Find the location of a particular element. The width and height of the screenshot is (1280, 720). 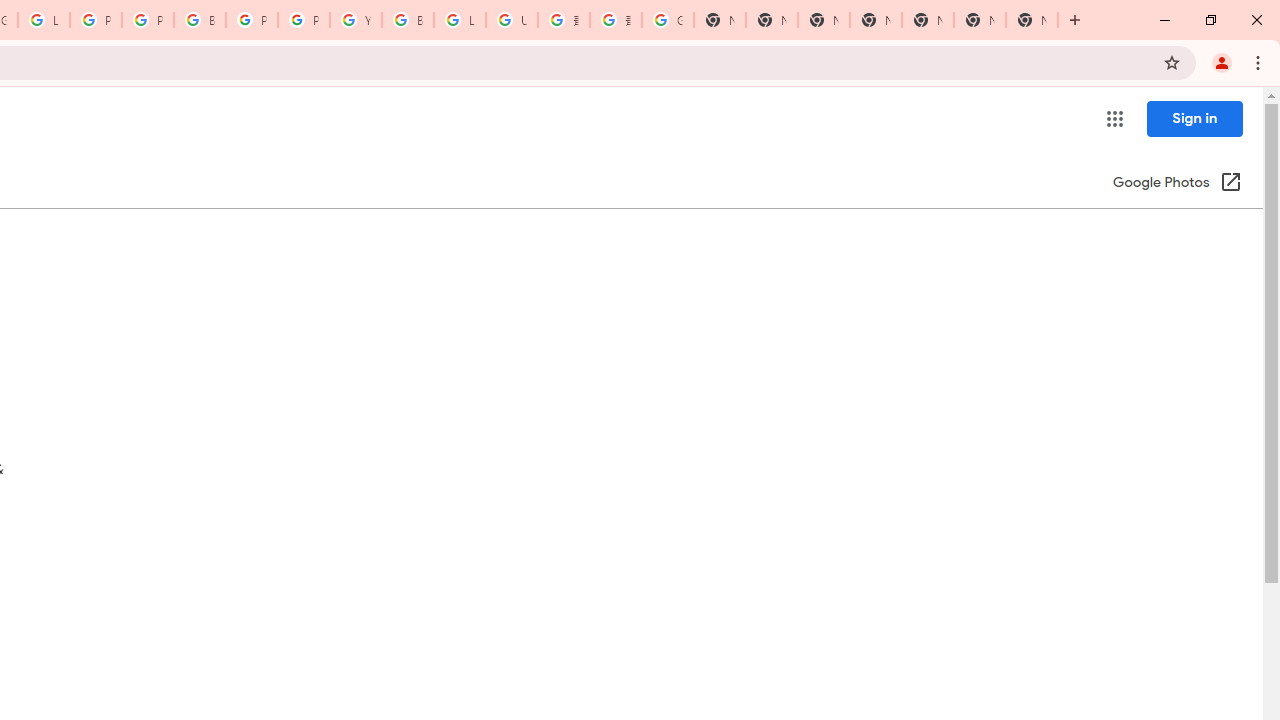

'Google Images' is located at coordinates (668, 20).